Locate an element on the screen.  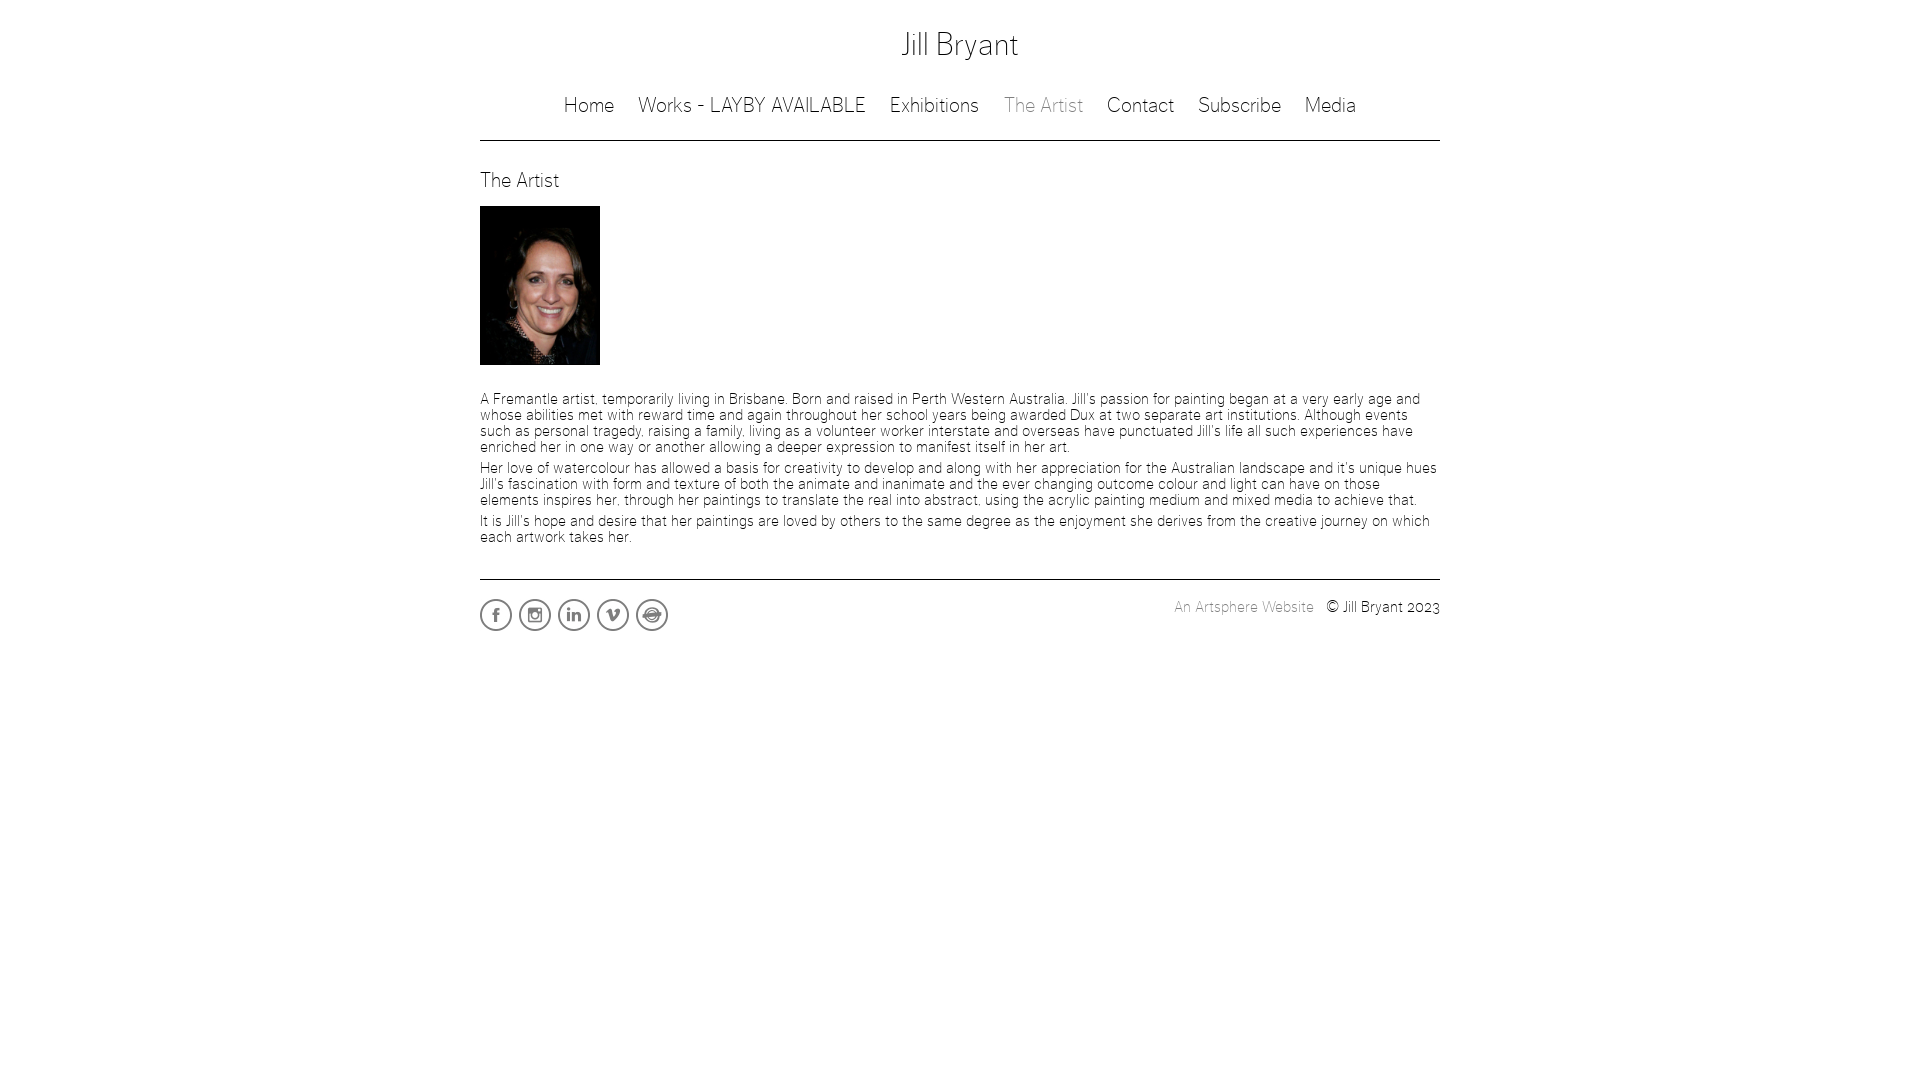
'Contact' is located at coordinates (1106, 105).